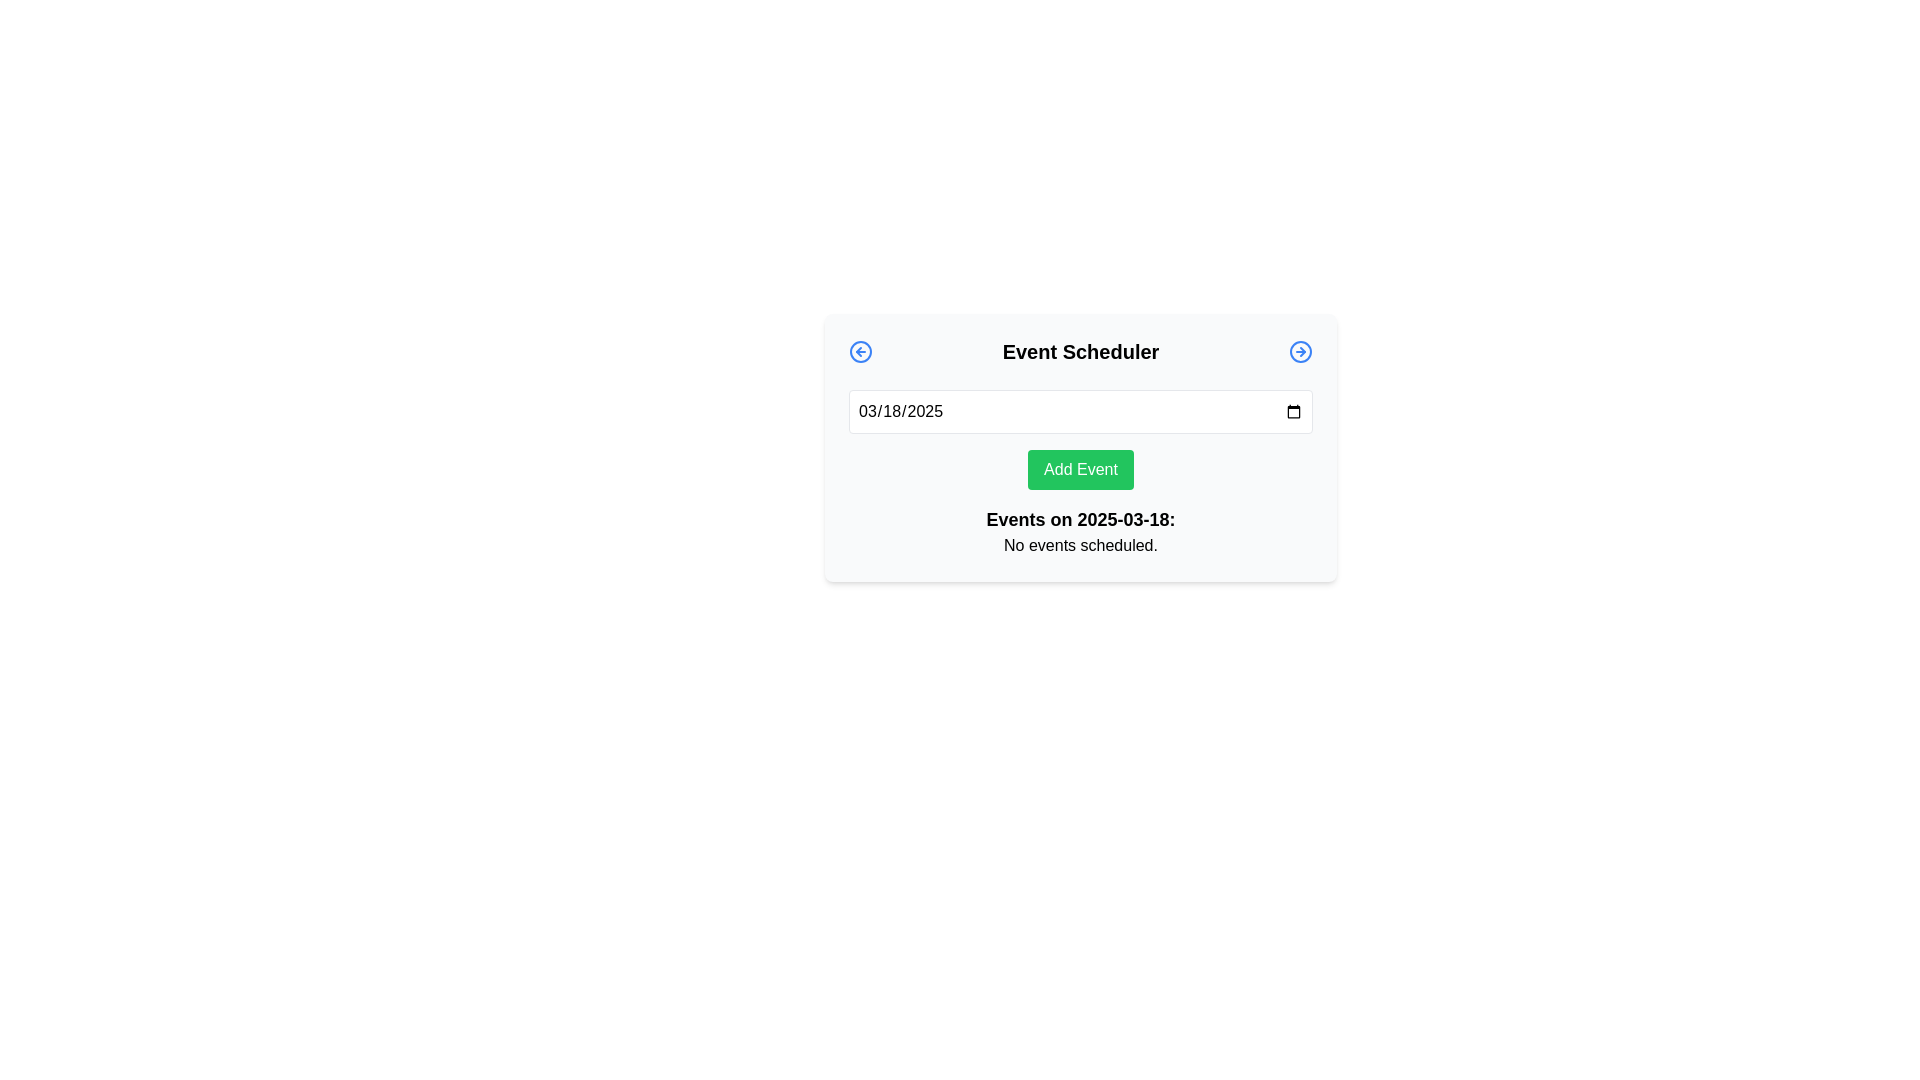  Describe the element at coordinates (1300, 350) in the screenshot. I see `the decorative vector graphic icon located in the upper-right corner of the content box, which serves as part of an icon indicating a forward action or navigation` at that location.